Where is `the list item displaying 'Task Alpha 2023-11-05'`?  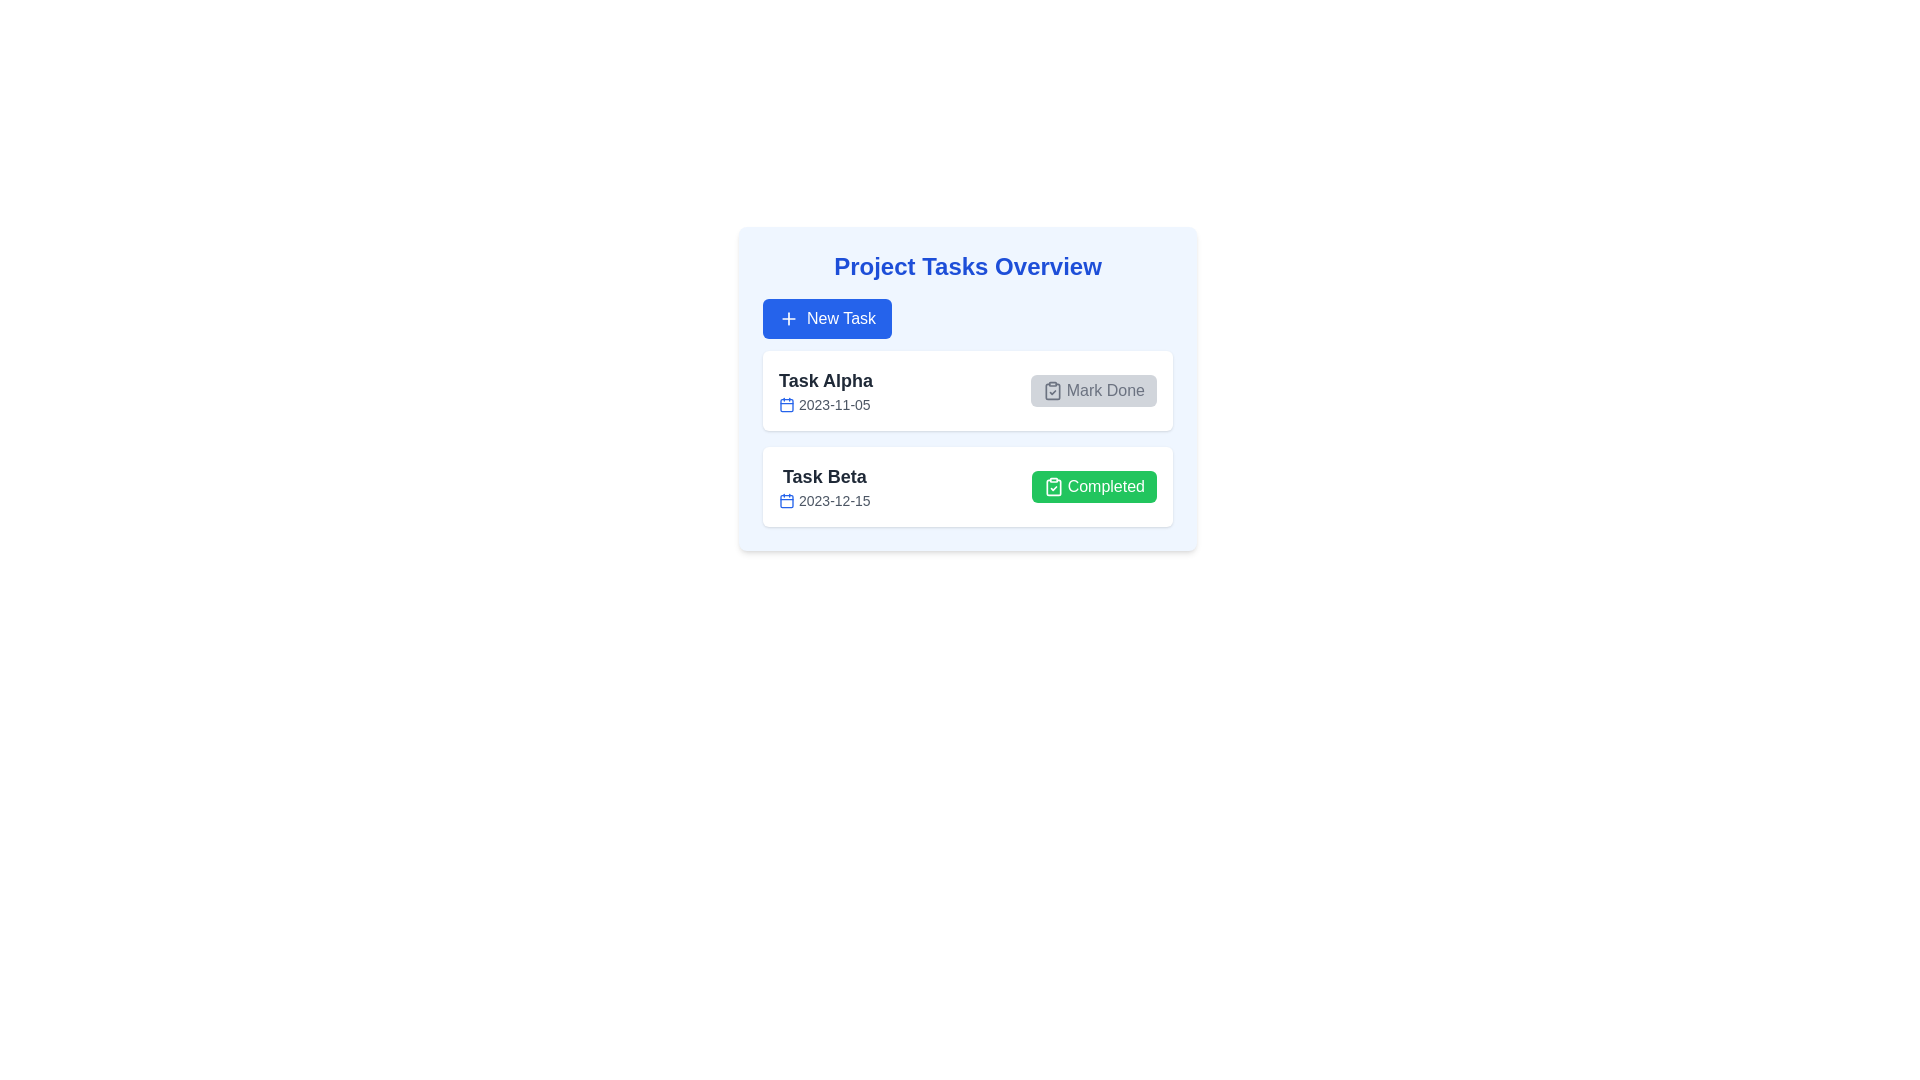
the list item displaying 'Task Alpha 2023-11-05' is located at coordinates (825, 390).